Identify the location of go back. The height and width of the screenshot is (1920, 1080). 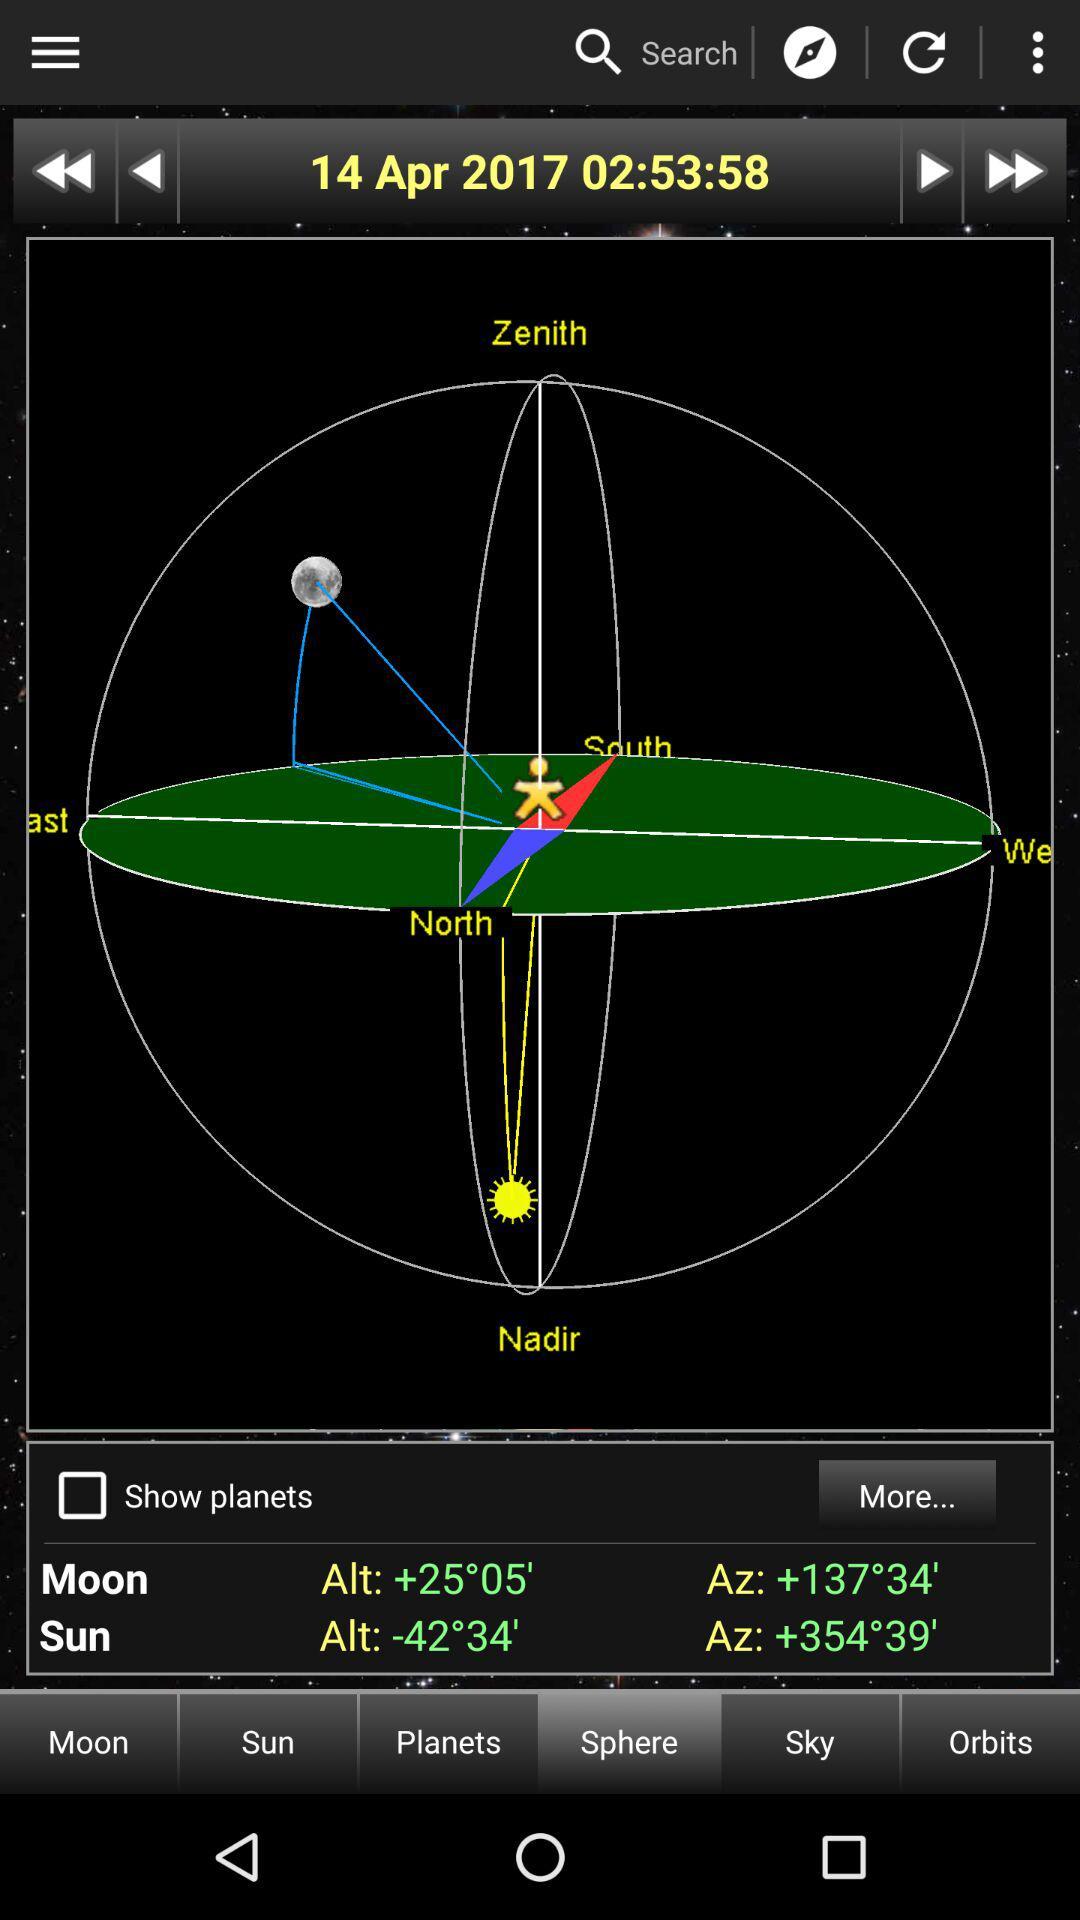
(63, 171).